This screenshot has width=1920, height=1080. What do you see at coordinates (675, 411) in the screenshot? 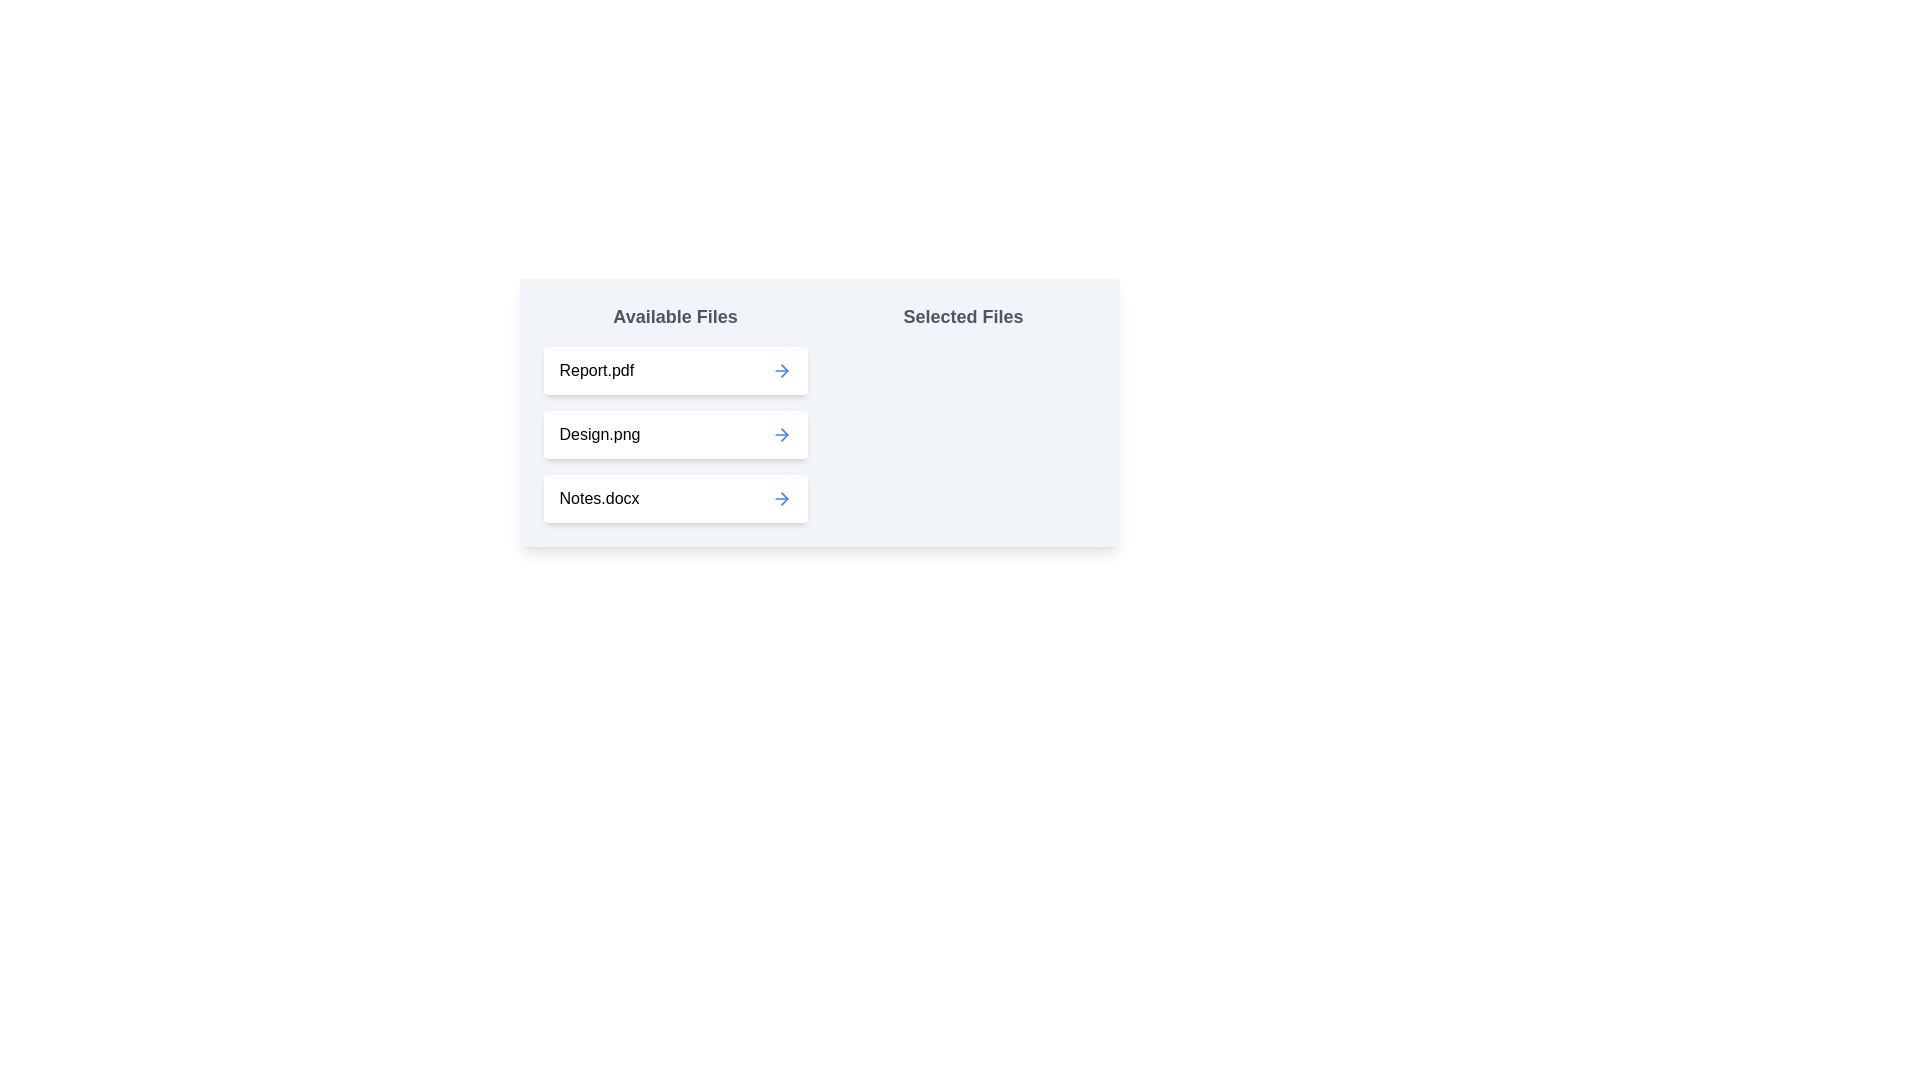
I see `the list item displaying 'Design.png' in the 'Available Files' section` at bounding box center [675, 411].